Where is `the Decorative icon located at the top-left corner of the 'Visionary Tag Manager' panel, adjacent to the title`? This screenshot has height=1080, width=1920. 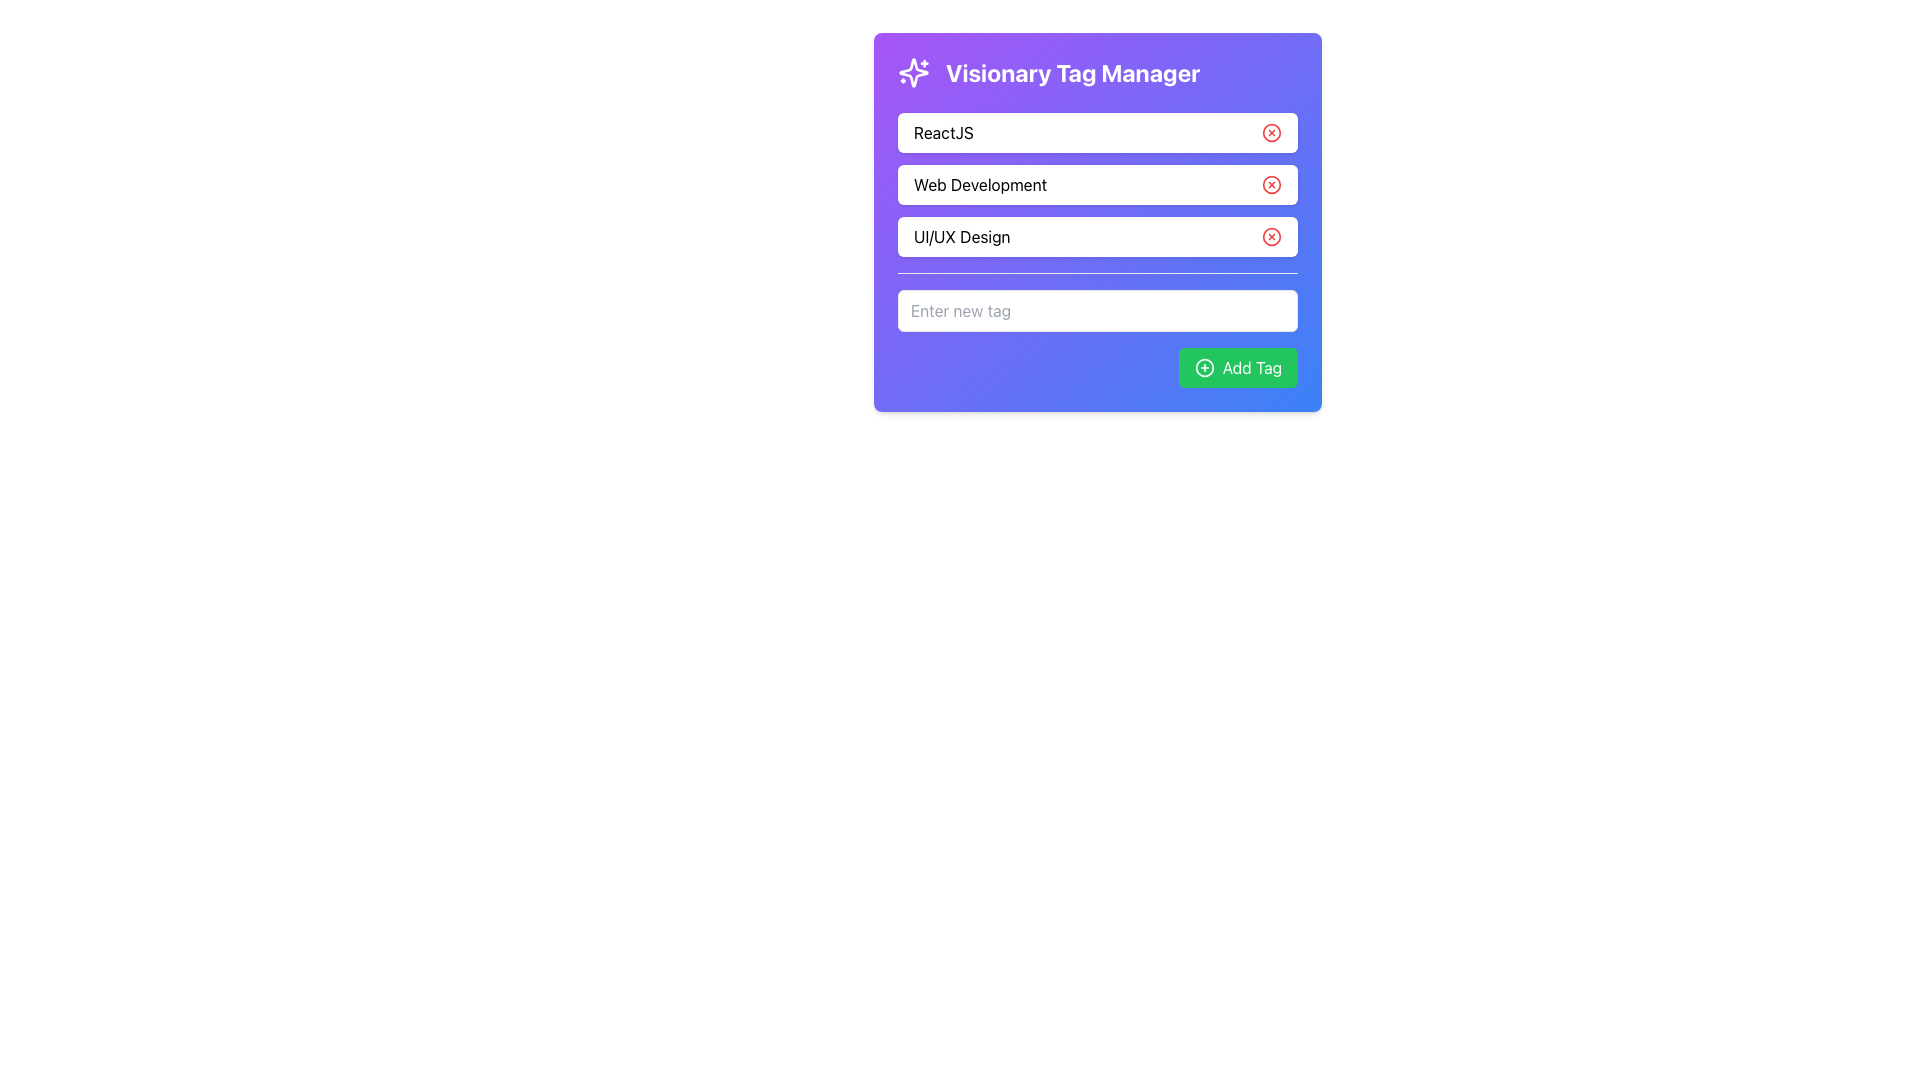
the Decorative icon located at the top-left corner of the 'Visionary Tag Manager' panel, adjacent to the title is located at coordinates (912, 72).